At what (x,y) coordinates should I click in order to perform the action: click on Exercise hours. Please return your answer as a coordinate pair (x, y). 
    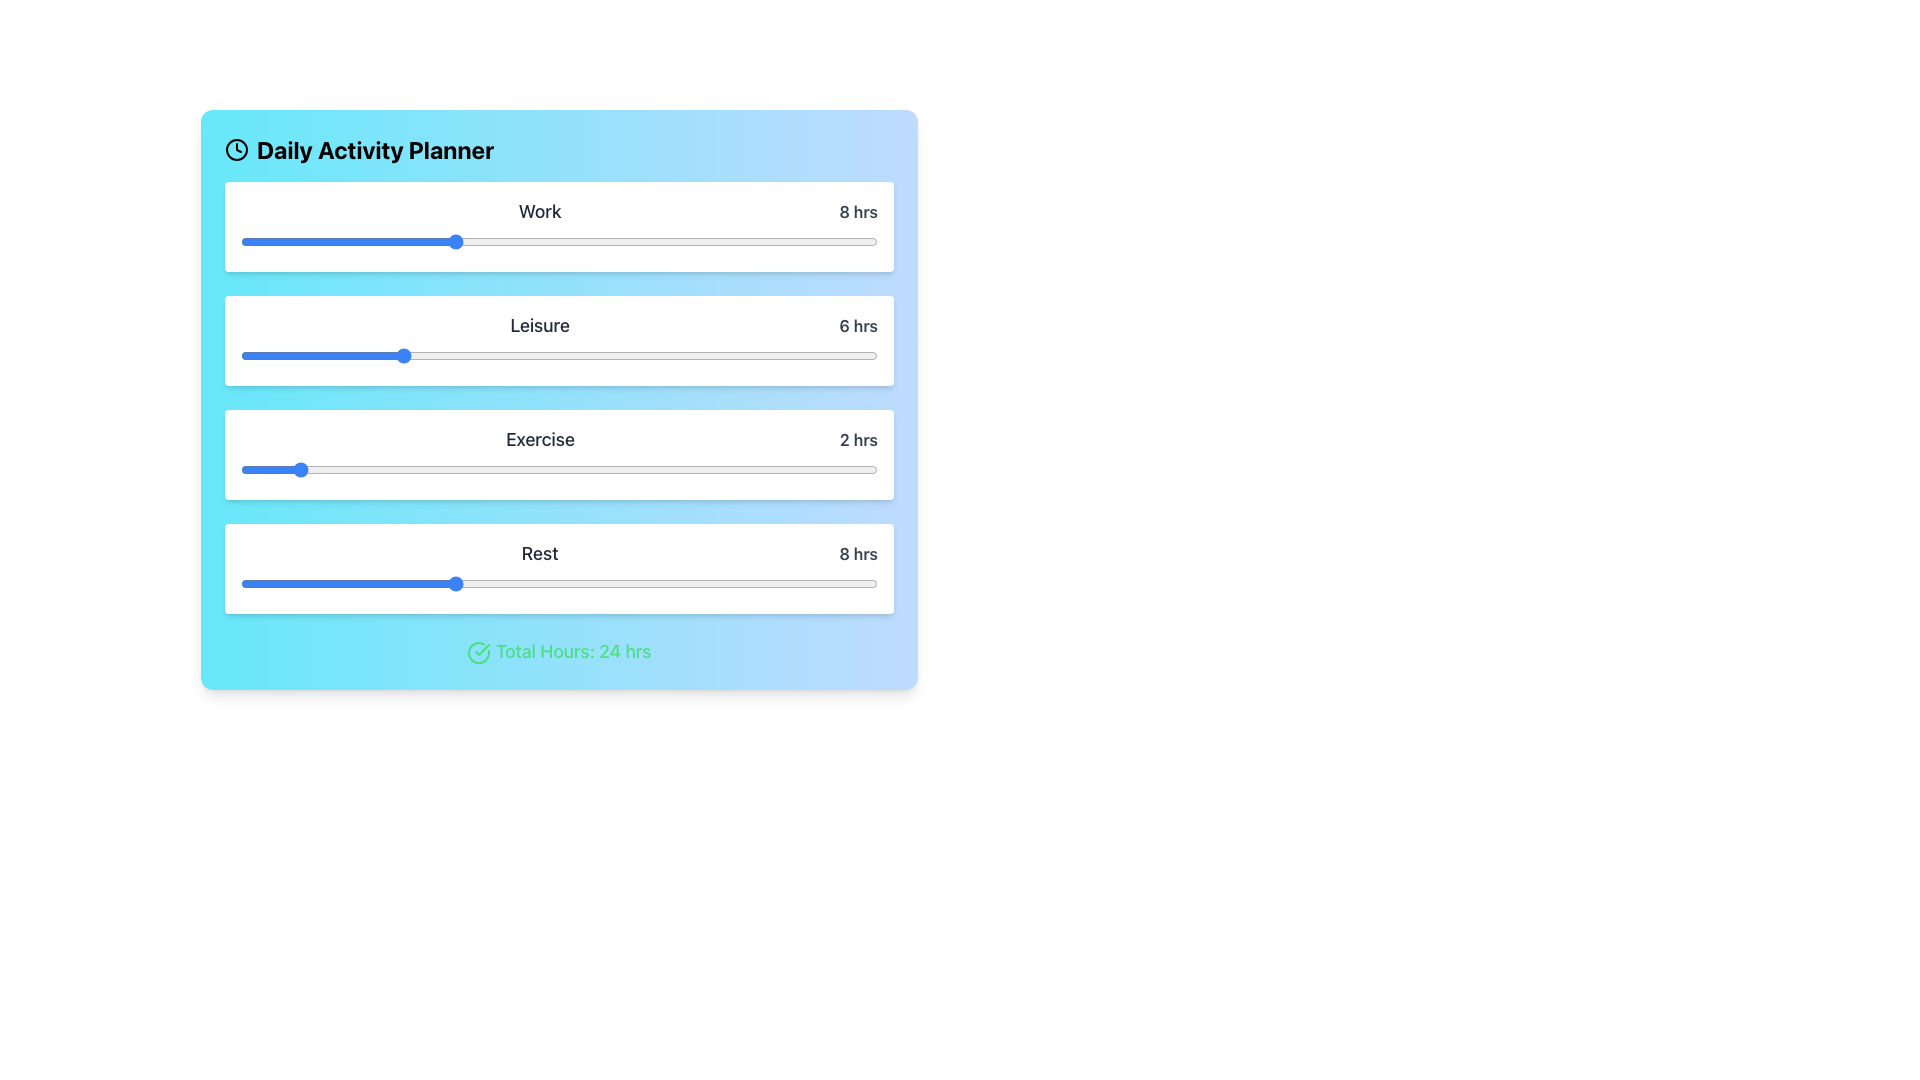
    Looking at the image, I should click on (797, 470).